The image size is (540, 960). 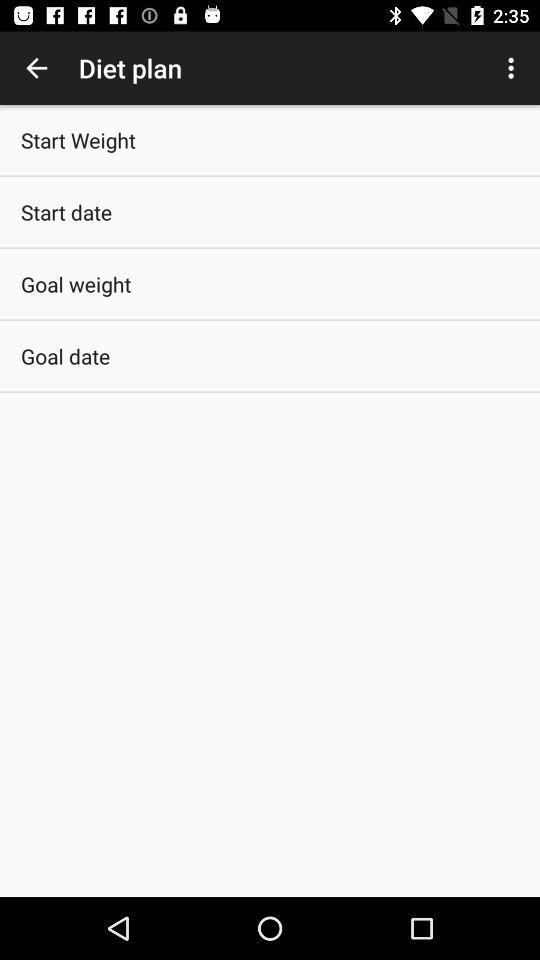 What do you see at coordinates (66, 212) in the screenshot?
I see `the start date icon` at bounding box center [66, 212].